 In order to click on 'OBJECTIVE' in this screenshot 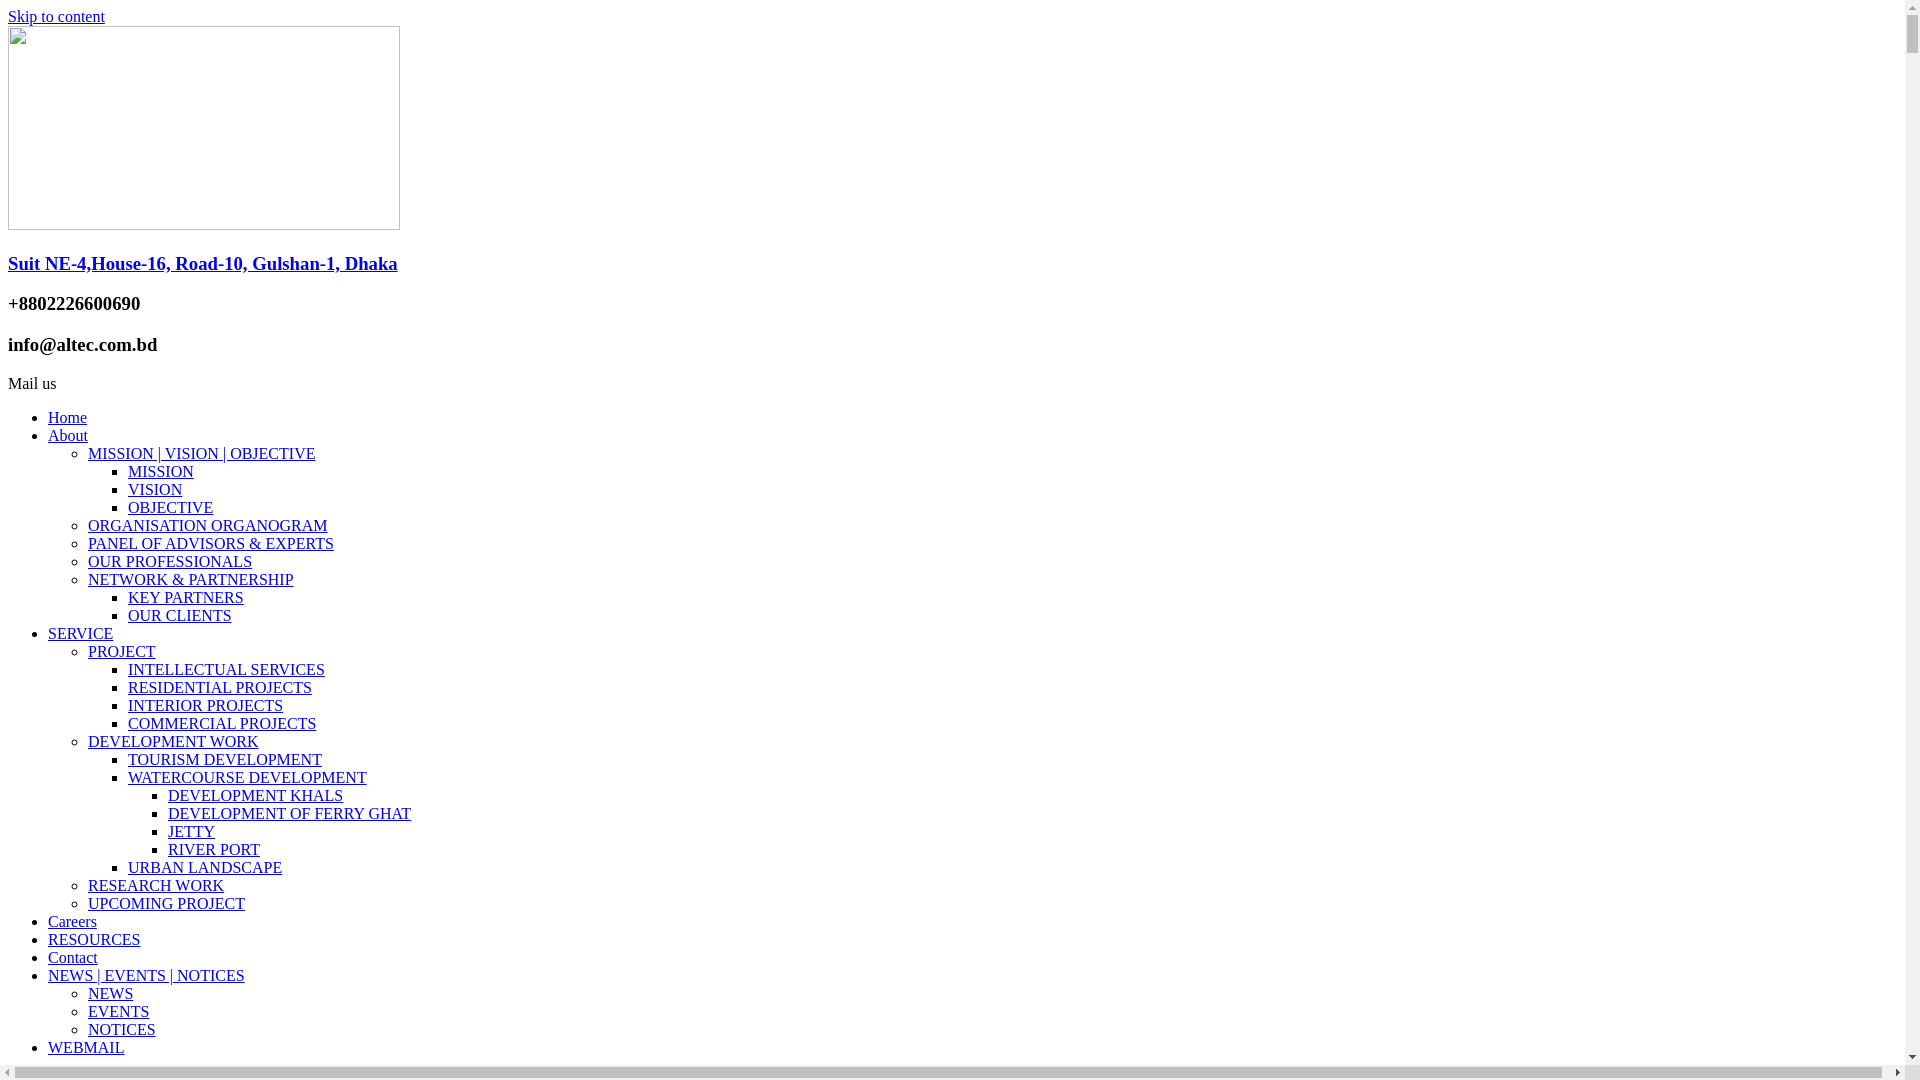, I will do `click(170, 506)`.